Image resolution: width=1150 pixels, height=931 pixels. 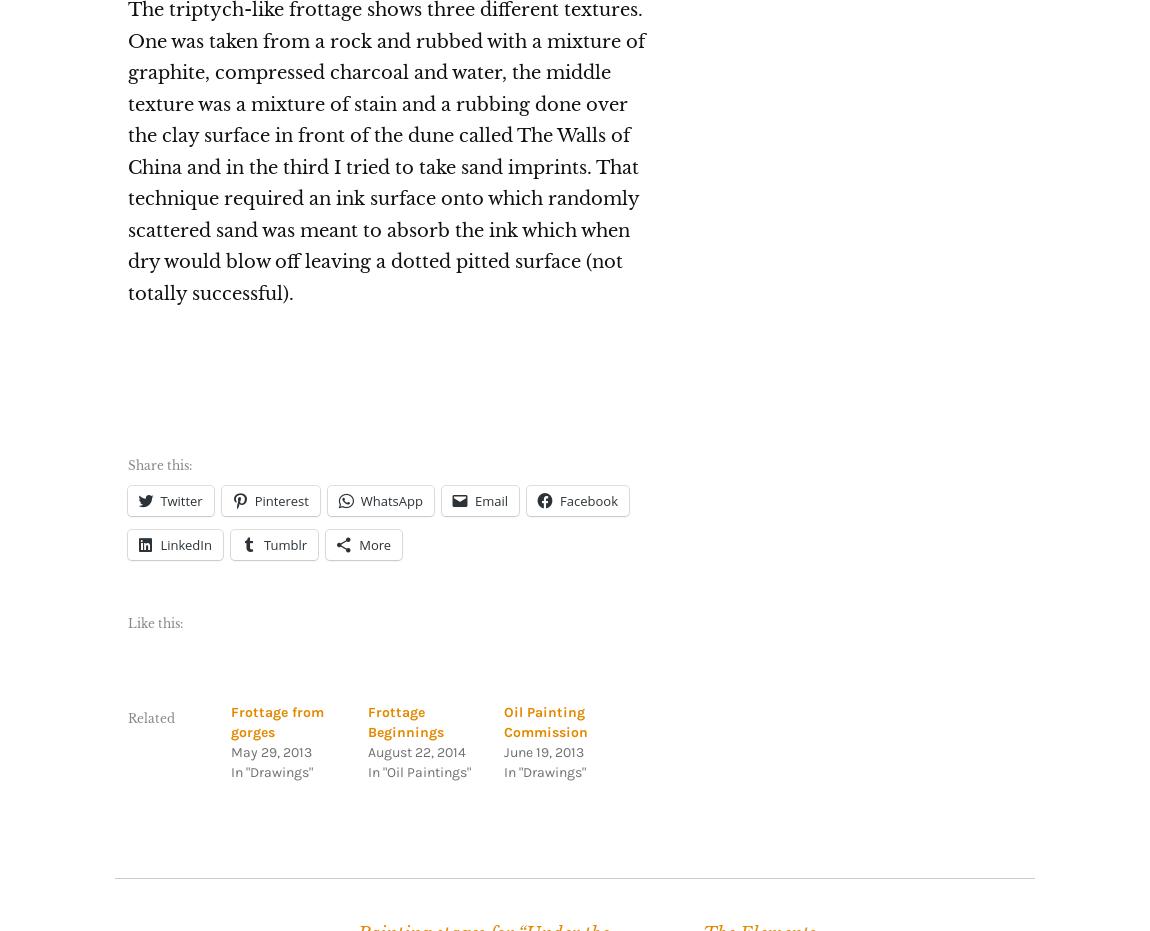 I want to click on 'More', so click(x=375, y=542).